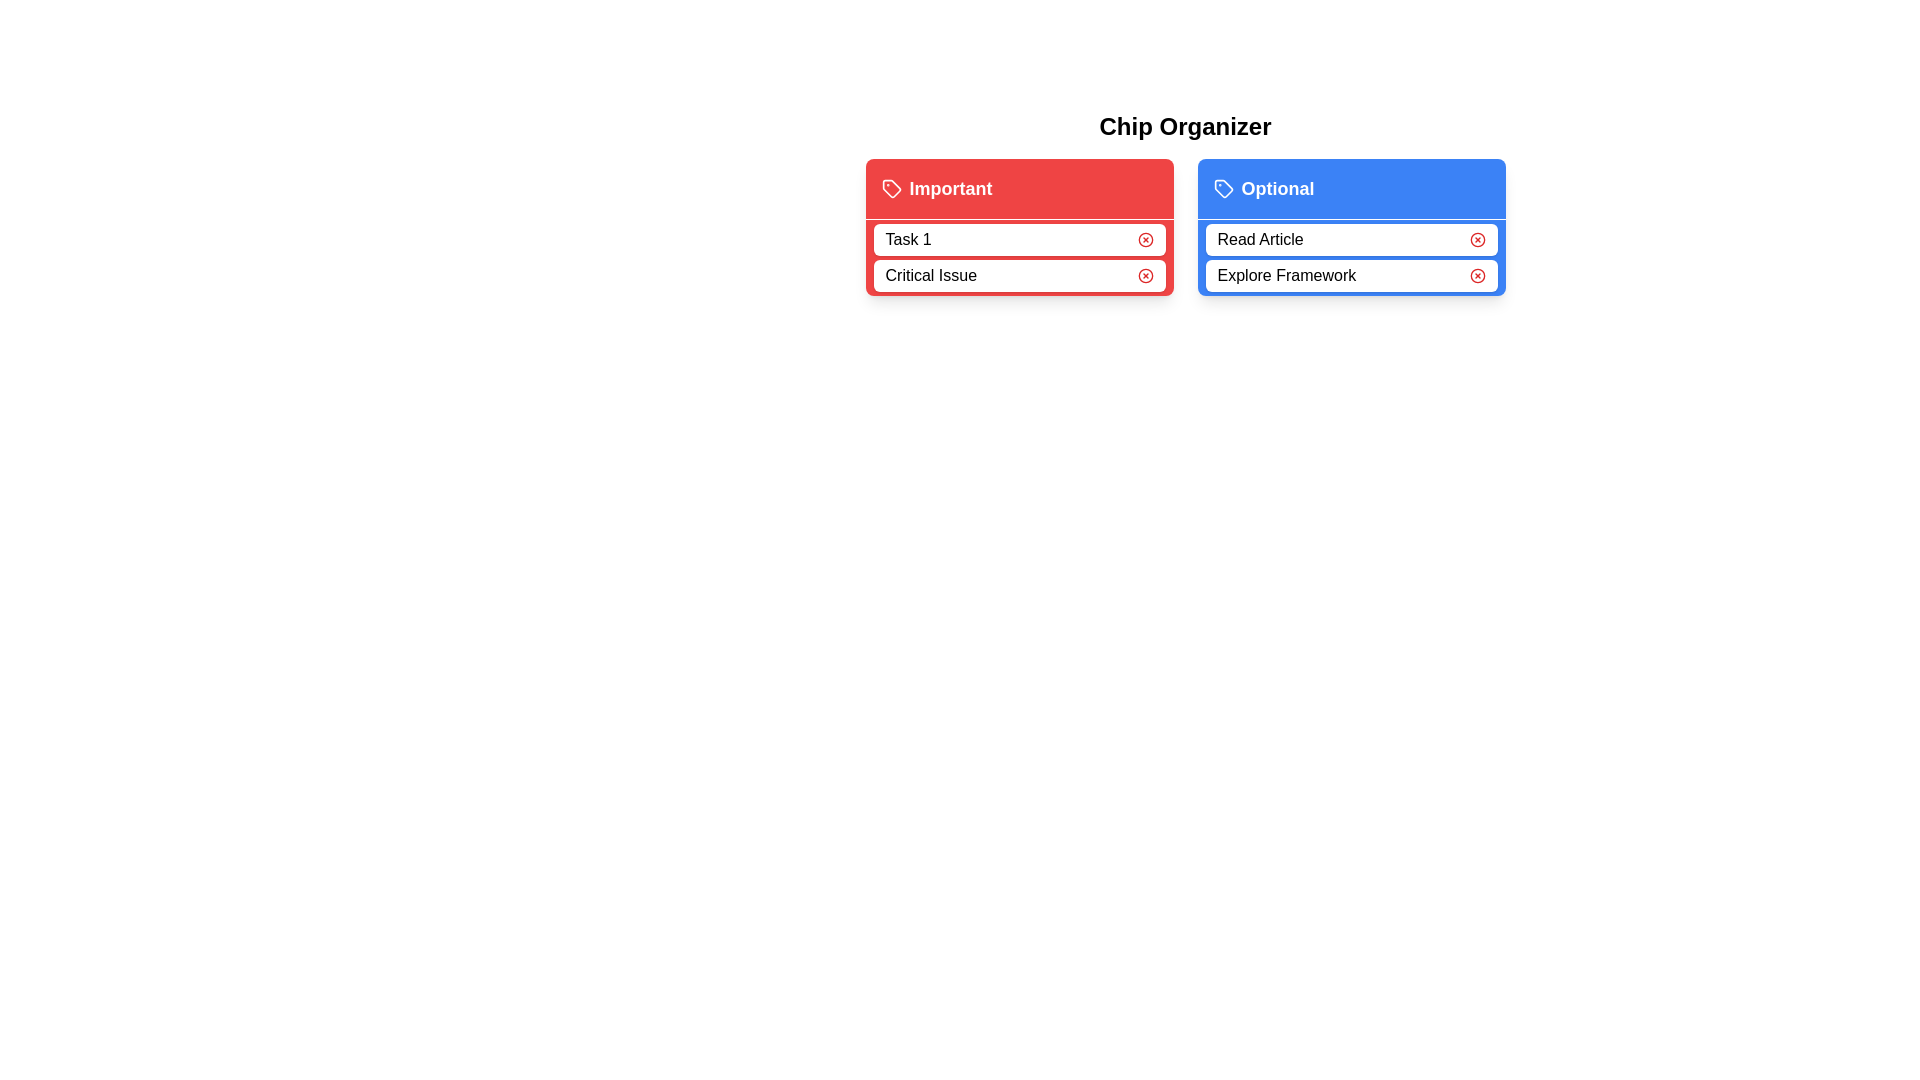  What do you see at coordinates (1145, 276) in the screenshot?
I see `remove button for the chip labeled Critical Issue` at bounding box center [1145, 276].